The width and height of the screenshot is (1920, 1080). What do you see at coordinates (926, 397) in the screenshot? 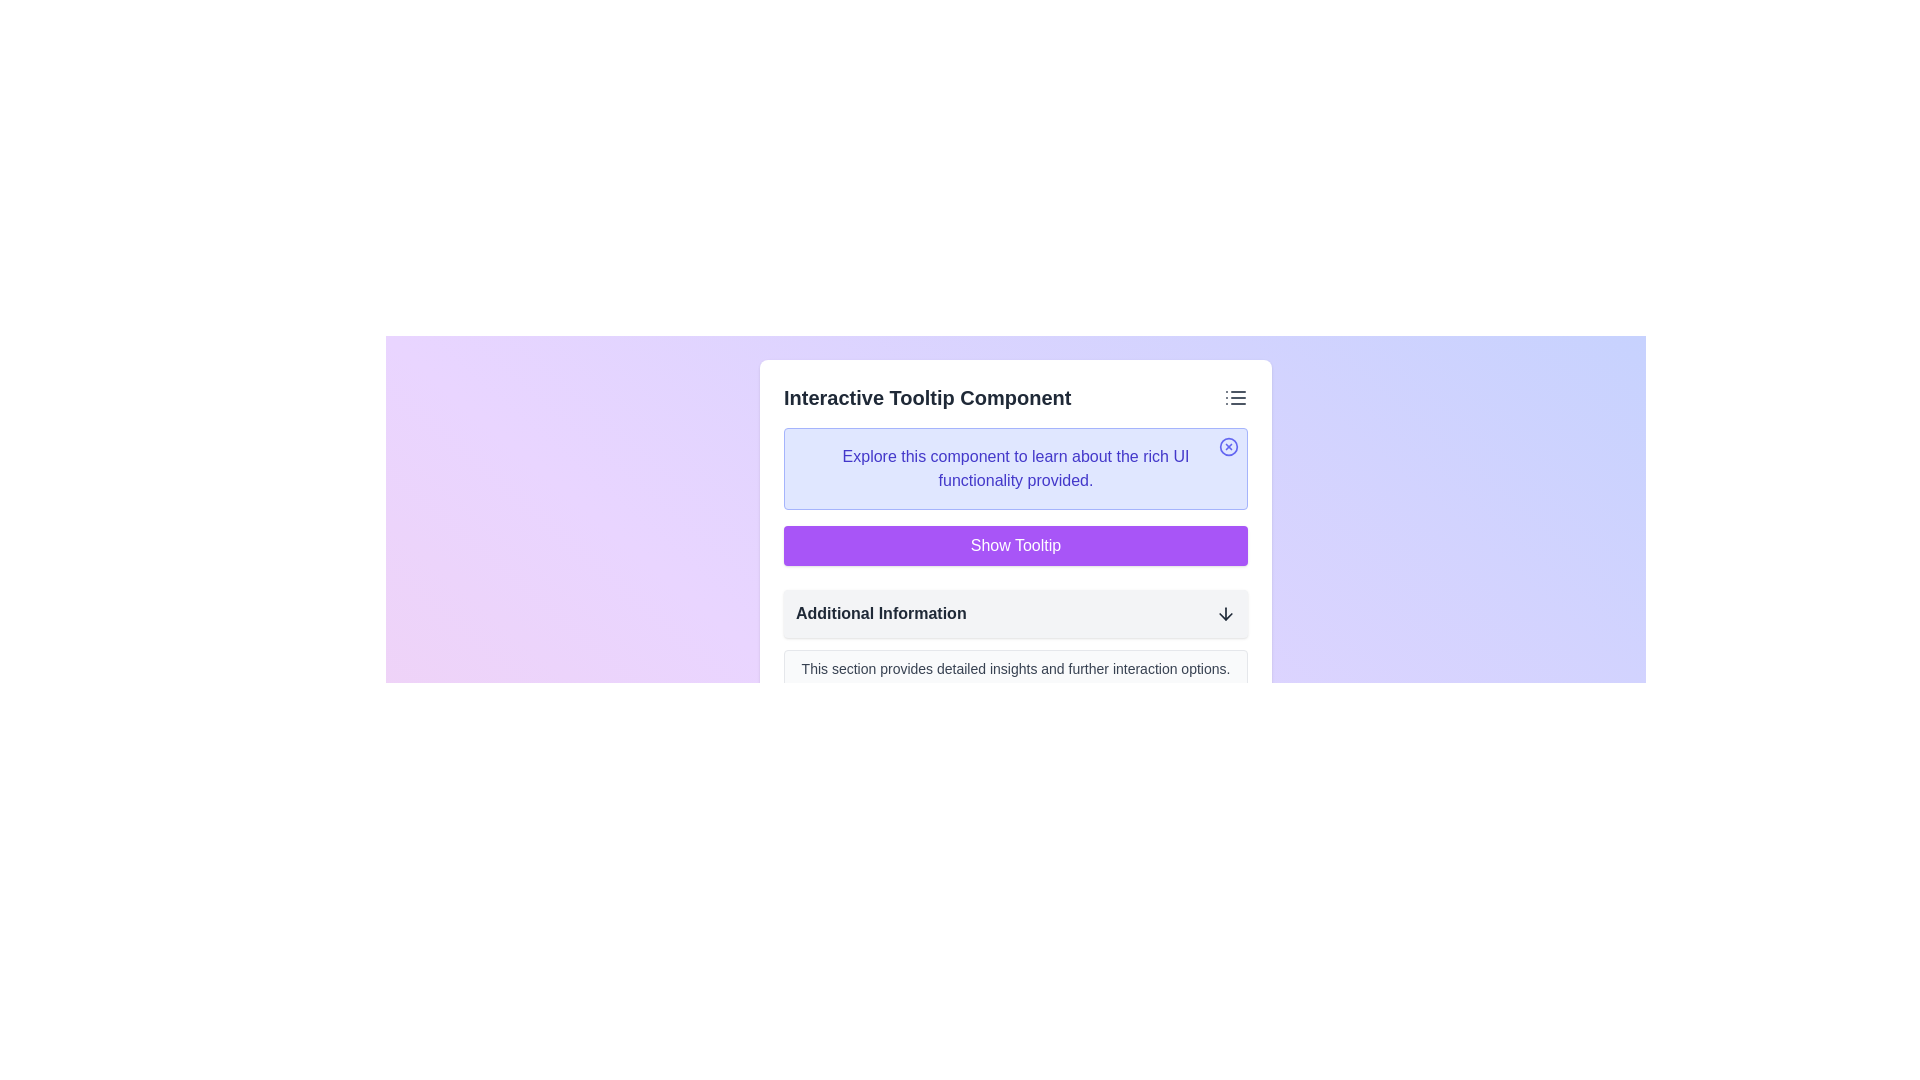
I see `text of the bold, larger-sized text label that says 'Interactive Tooltip Component', located at the top of its section and contrasting with a light-colored background` at bounding box center [926, 397].